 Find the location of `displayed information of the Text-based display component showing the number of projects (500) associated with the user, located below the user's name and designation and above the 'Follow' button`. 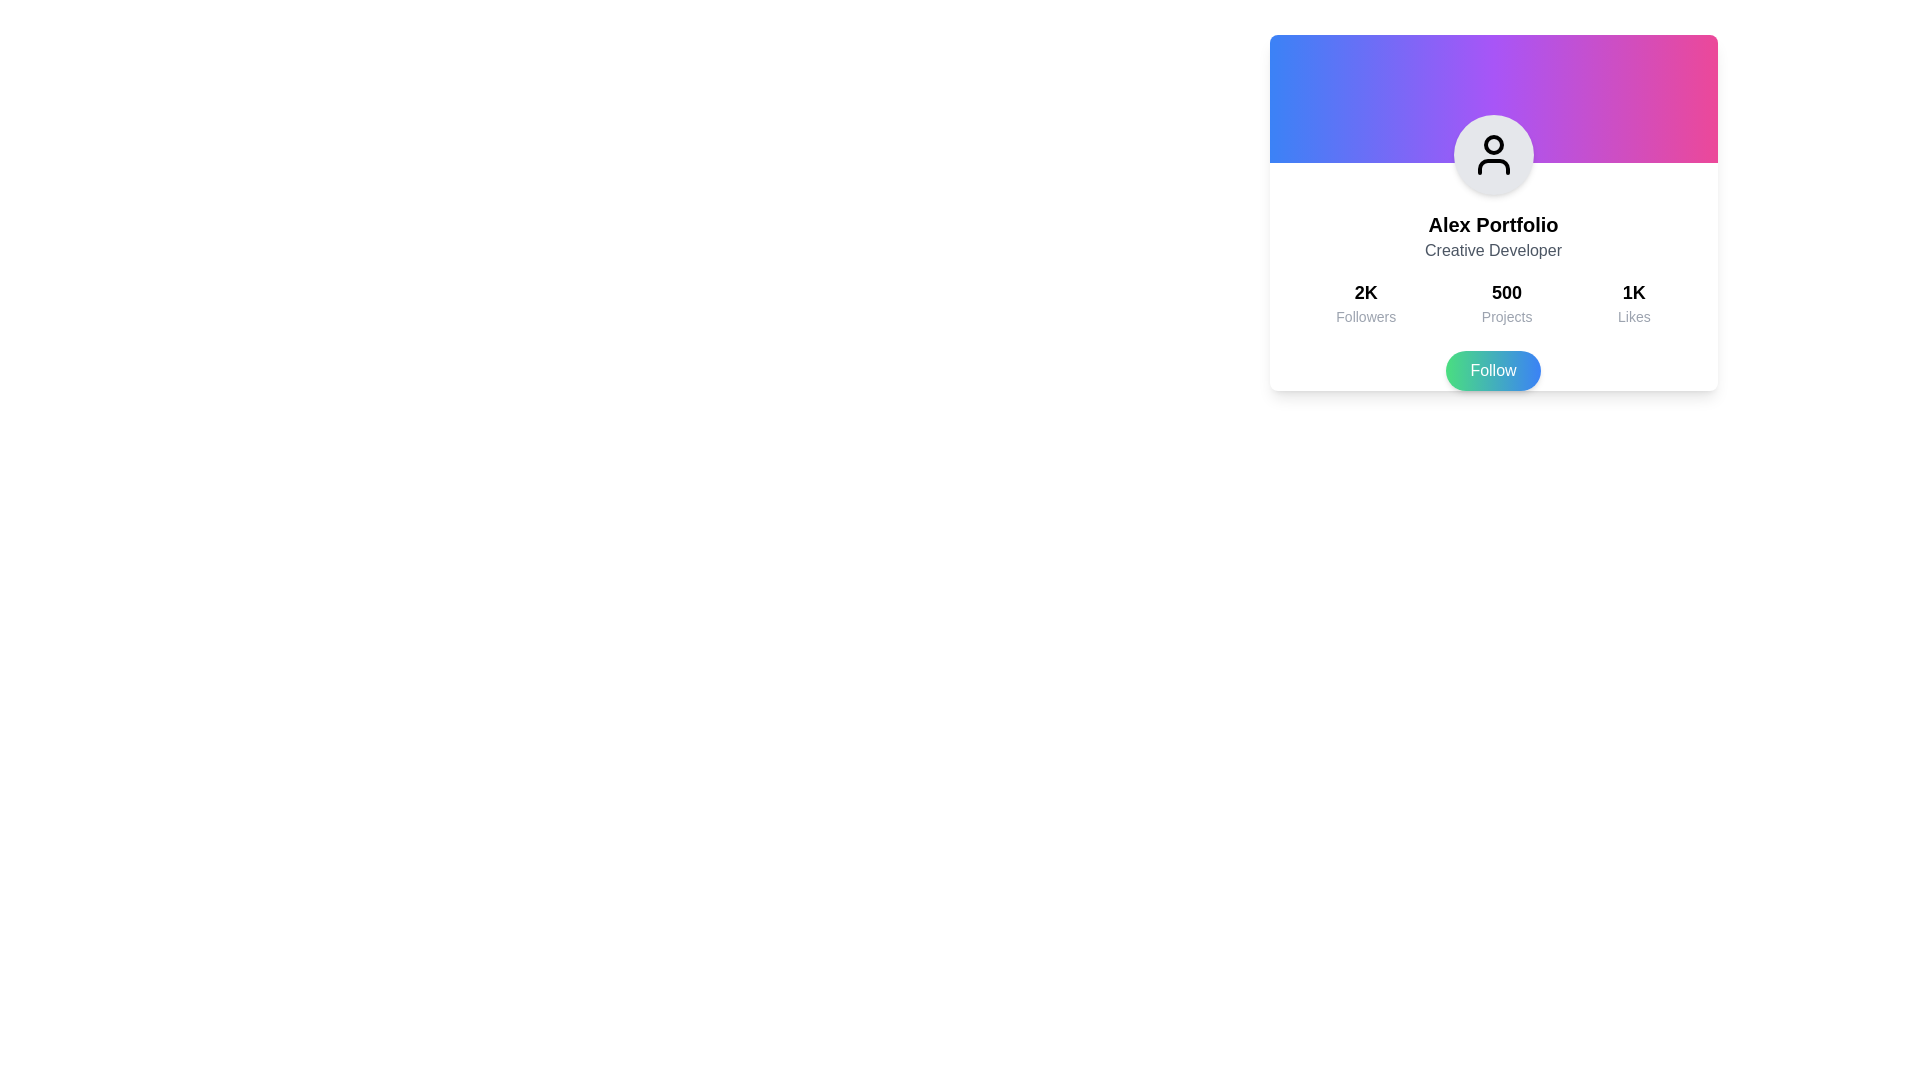

displayed information of the Text-based display component showing the number of projects (500) associated with the user, located below the user's name and designation and above the 'Follow' button is located at coordinates (1493, 303).